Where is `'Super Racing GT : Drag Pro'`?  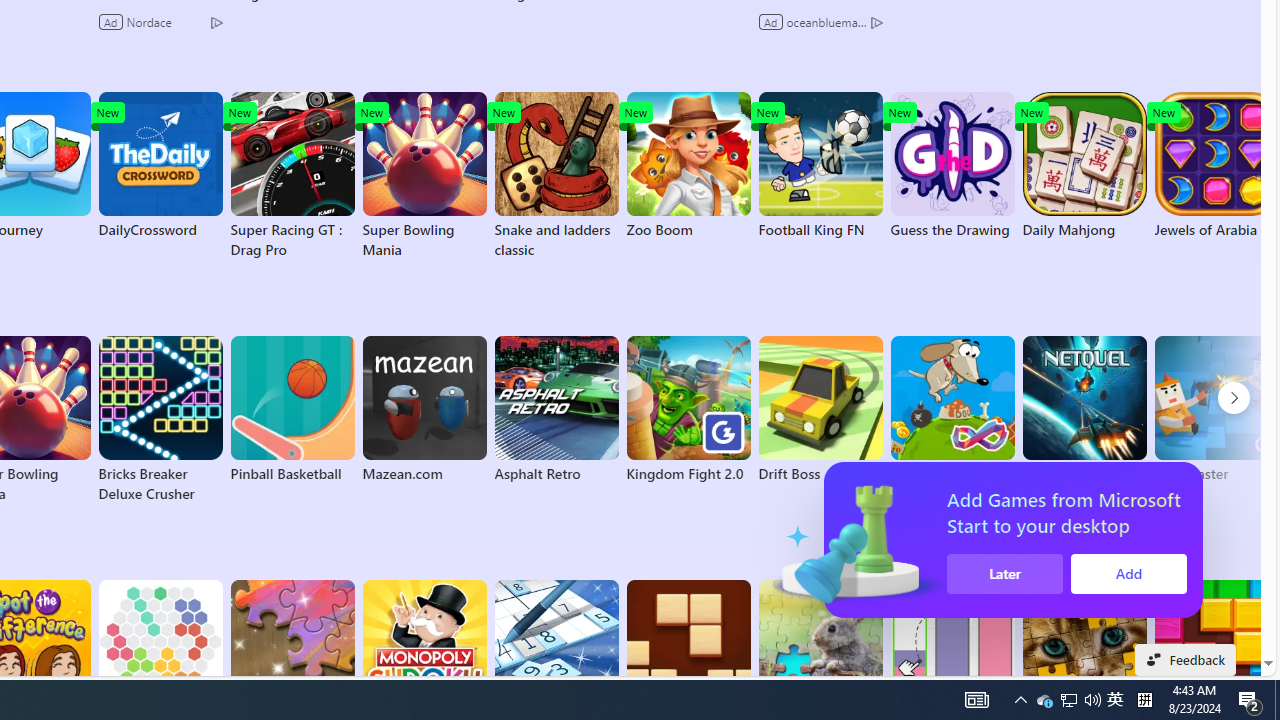 'Super Racing GT : Drag Pro' is located at coordinates (291, 175).